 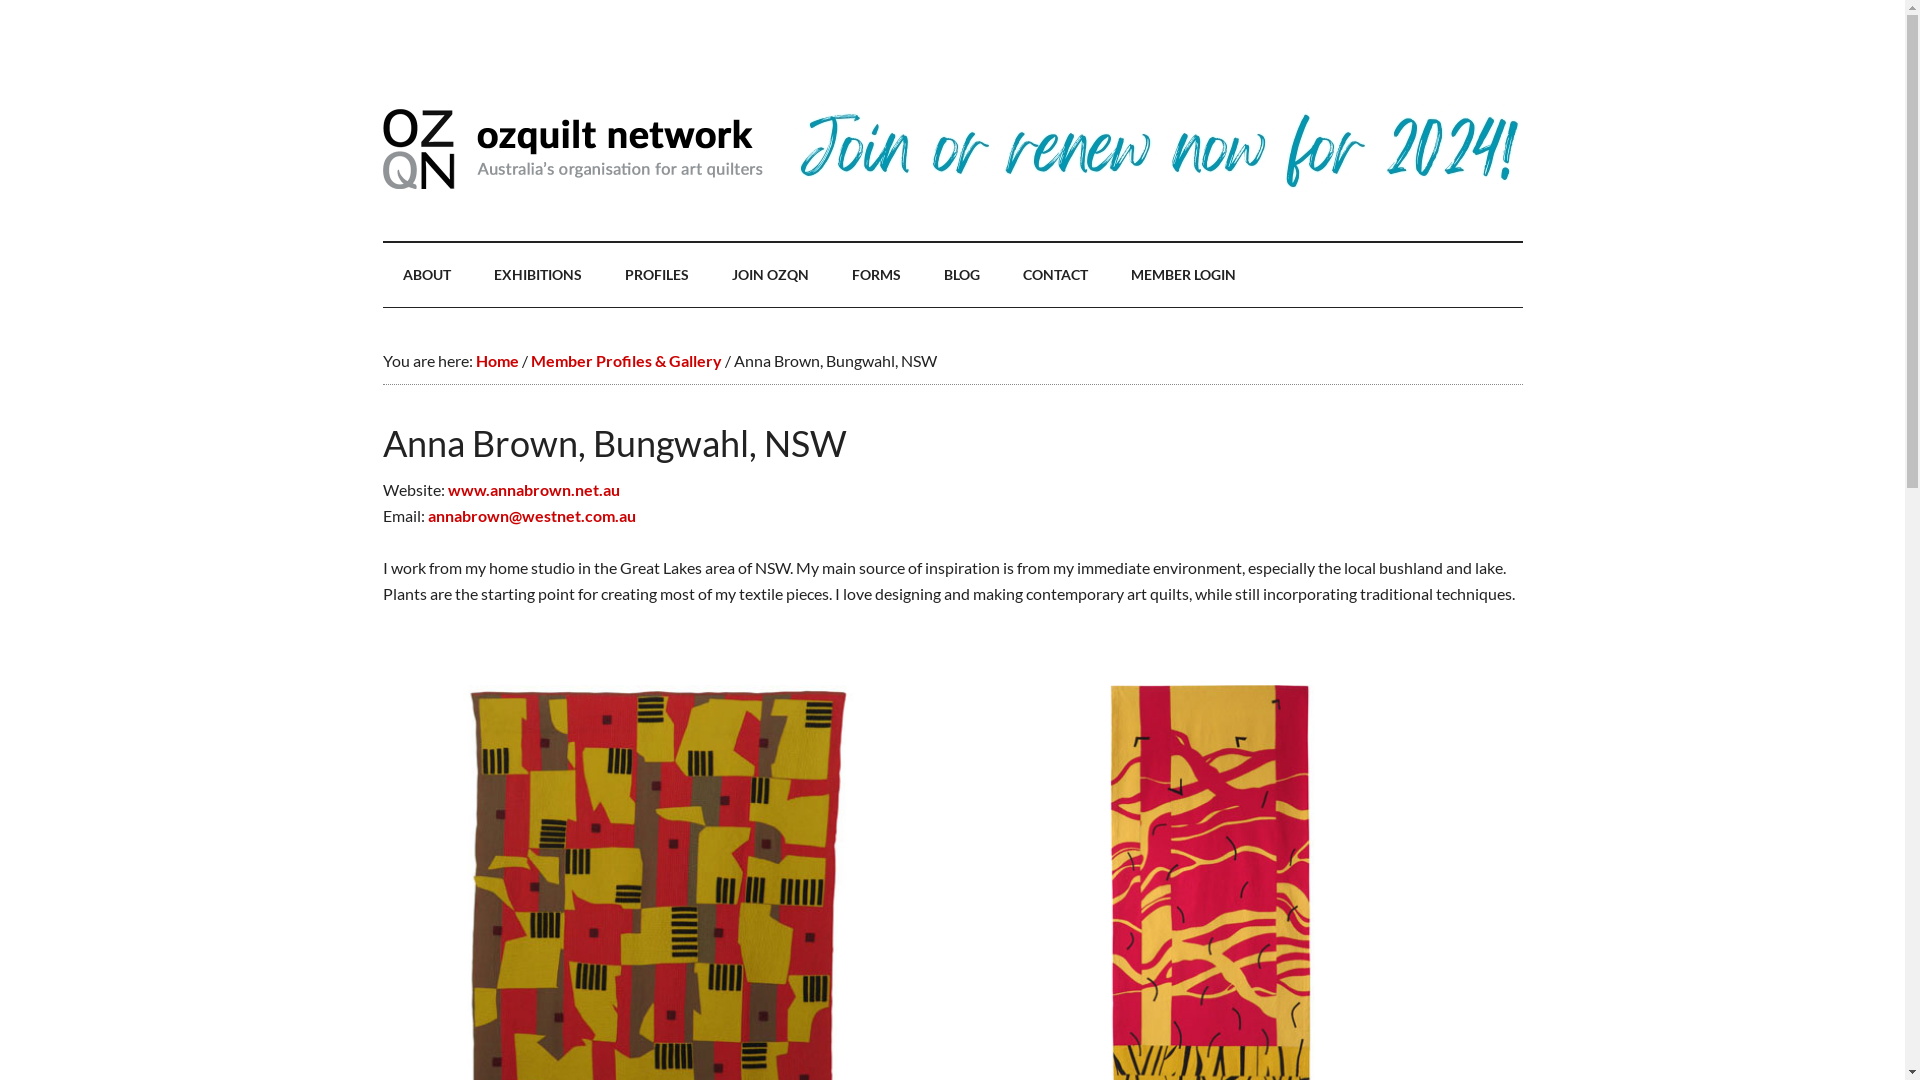 What do you see at coordinates (1182, 274) in the screenshot?
I see `'MEMBER LOGIN'` at bounding box center [1182, 274].